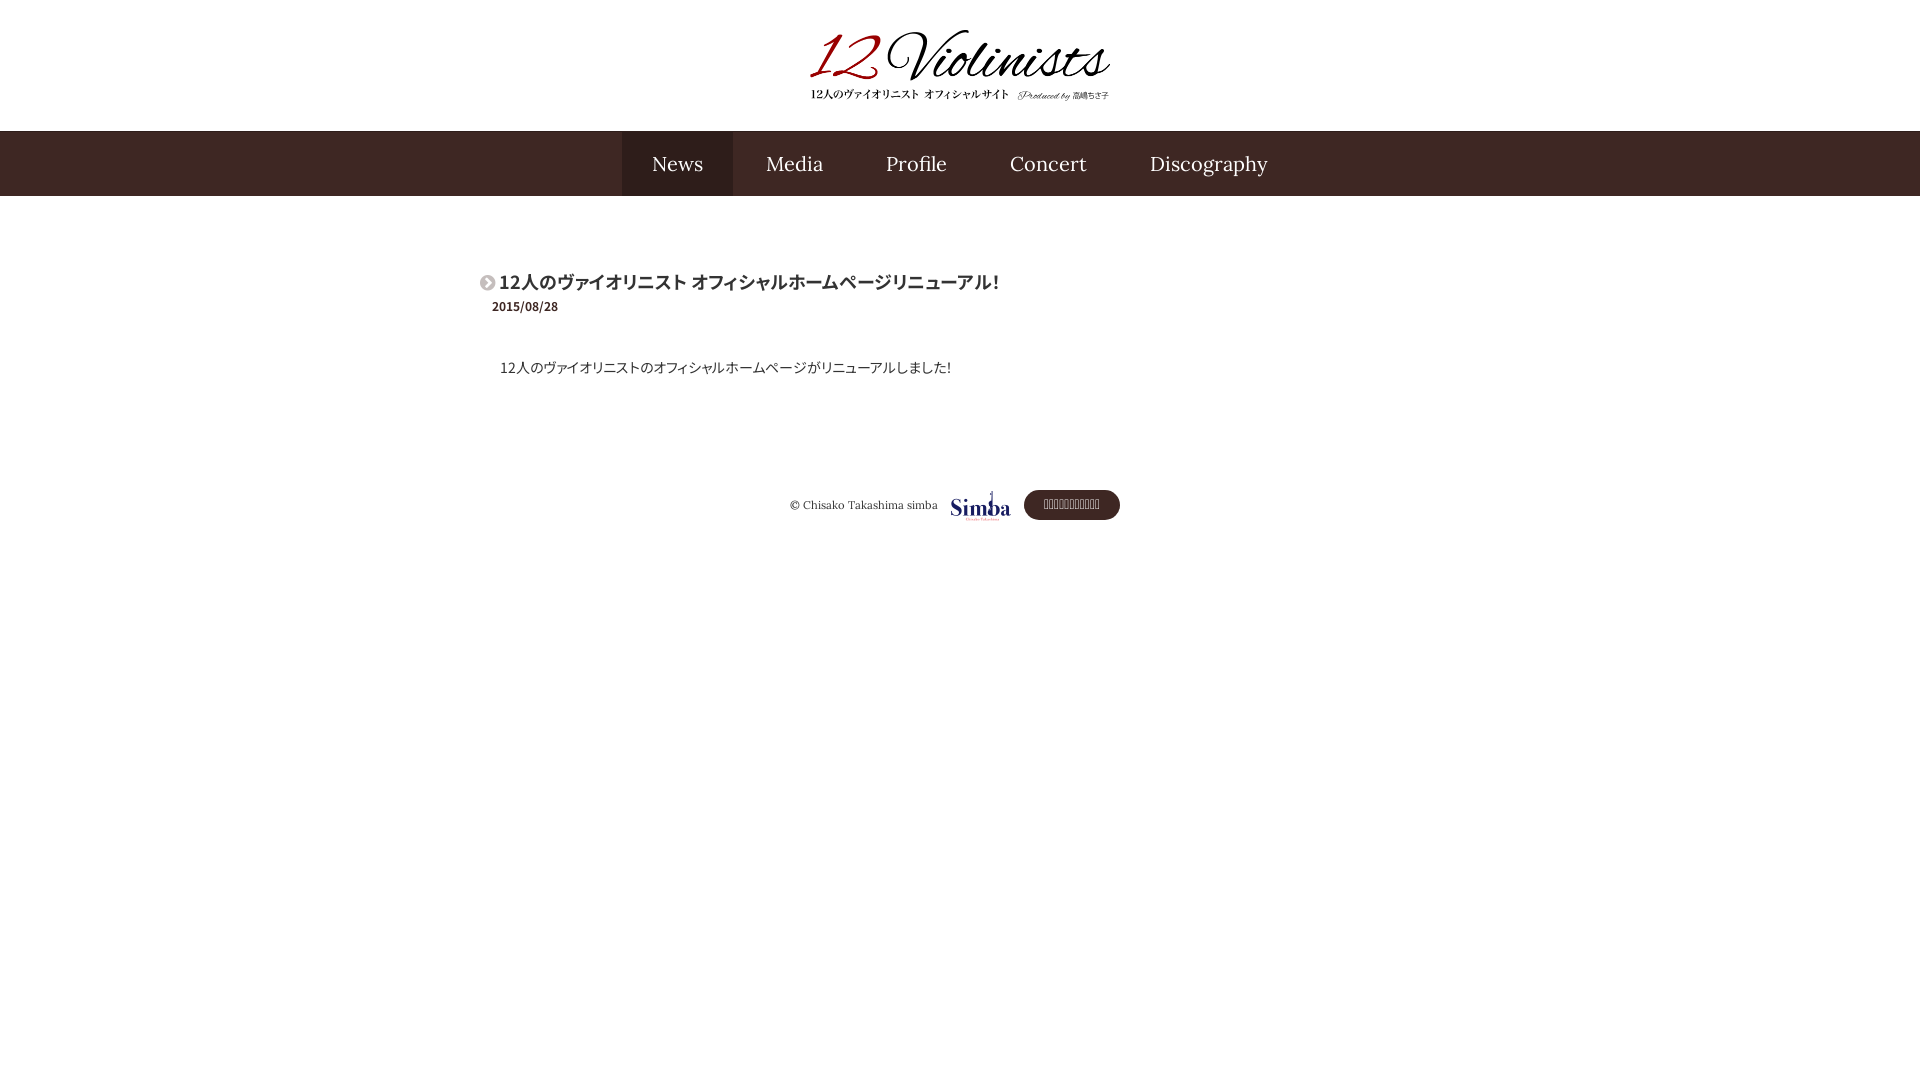 The height and width of the screenshot is (1080, 1920). What do you see at coordinates (793, 163) in the screenshot?
I see `'Media'` at bounding box center [793, 163].